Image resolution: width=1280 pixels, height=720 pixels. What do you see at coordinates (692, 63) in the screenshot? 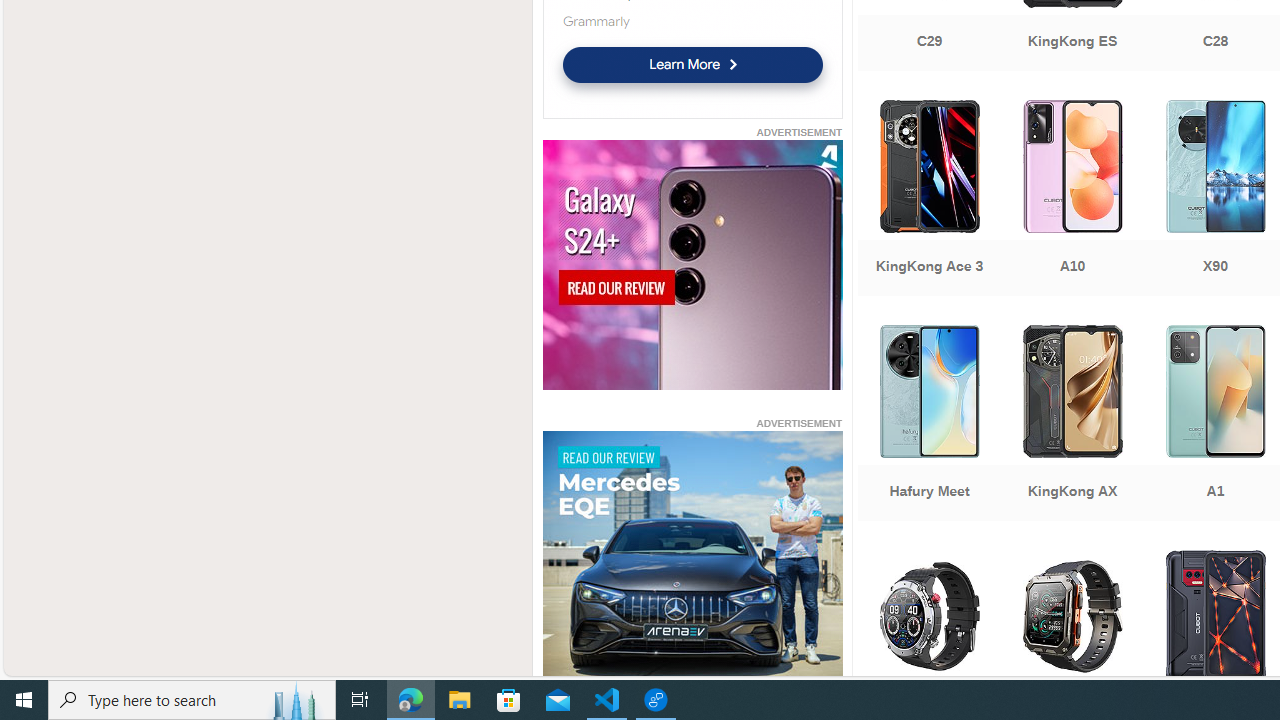
I see `'Learn More'` at bounding box center [692, 63].